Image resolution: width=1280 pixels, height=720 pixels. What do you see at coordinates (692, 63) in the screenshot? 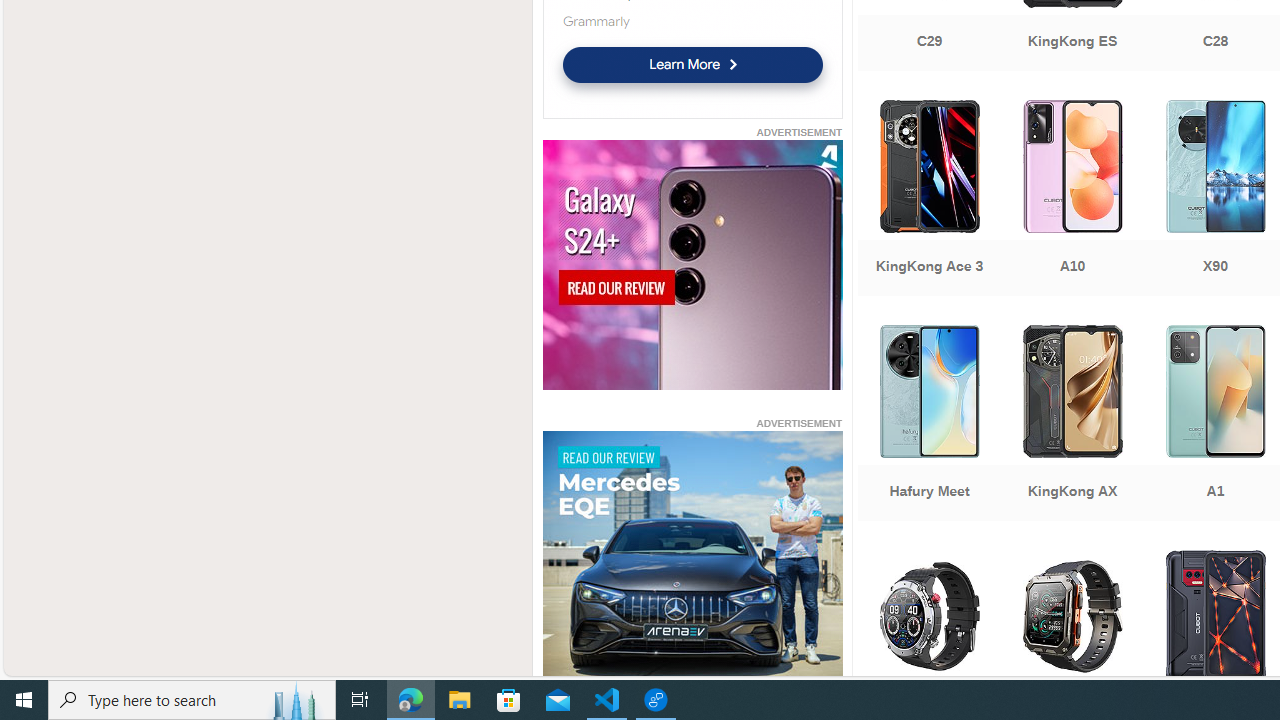
I see `'Learn More'` at bounding box center [692, 63].